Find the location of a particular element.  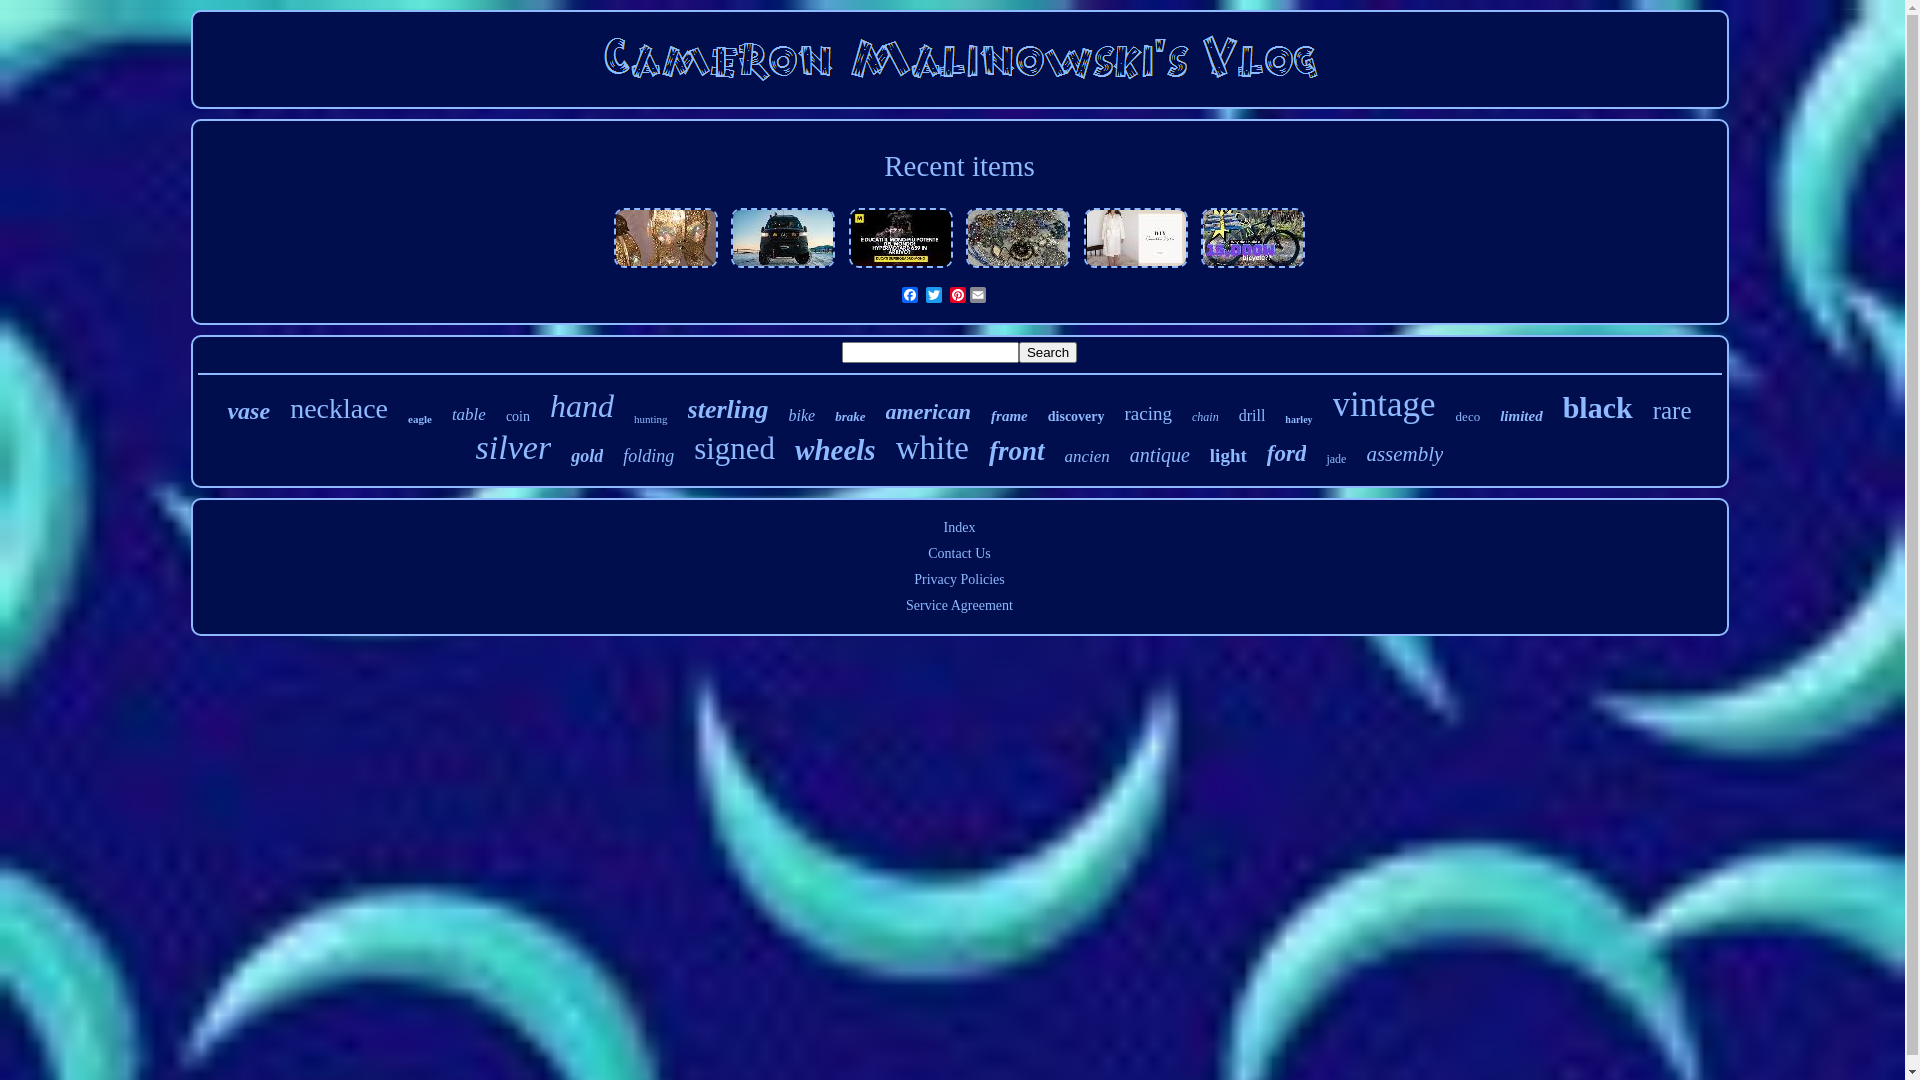

'drill' is located at coordinates (1237, 415).